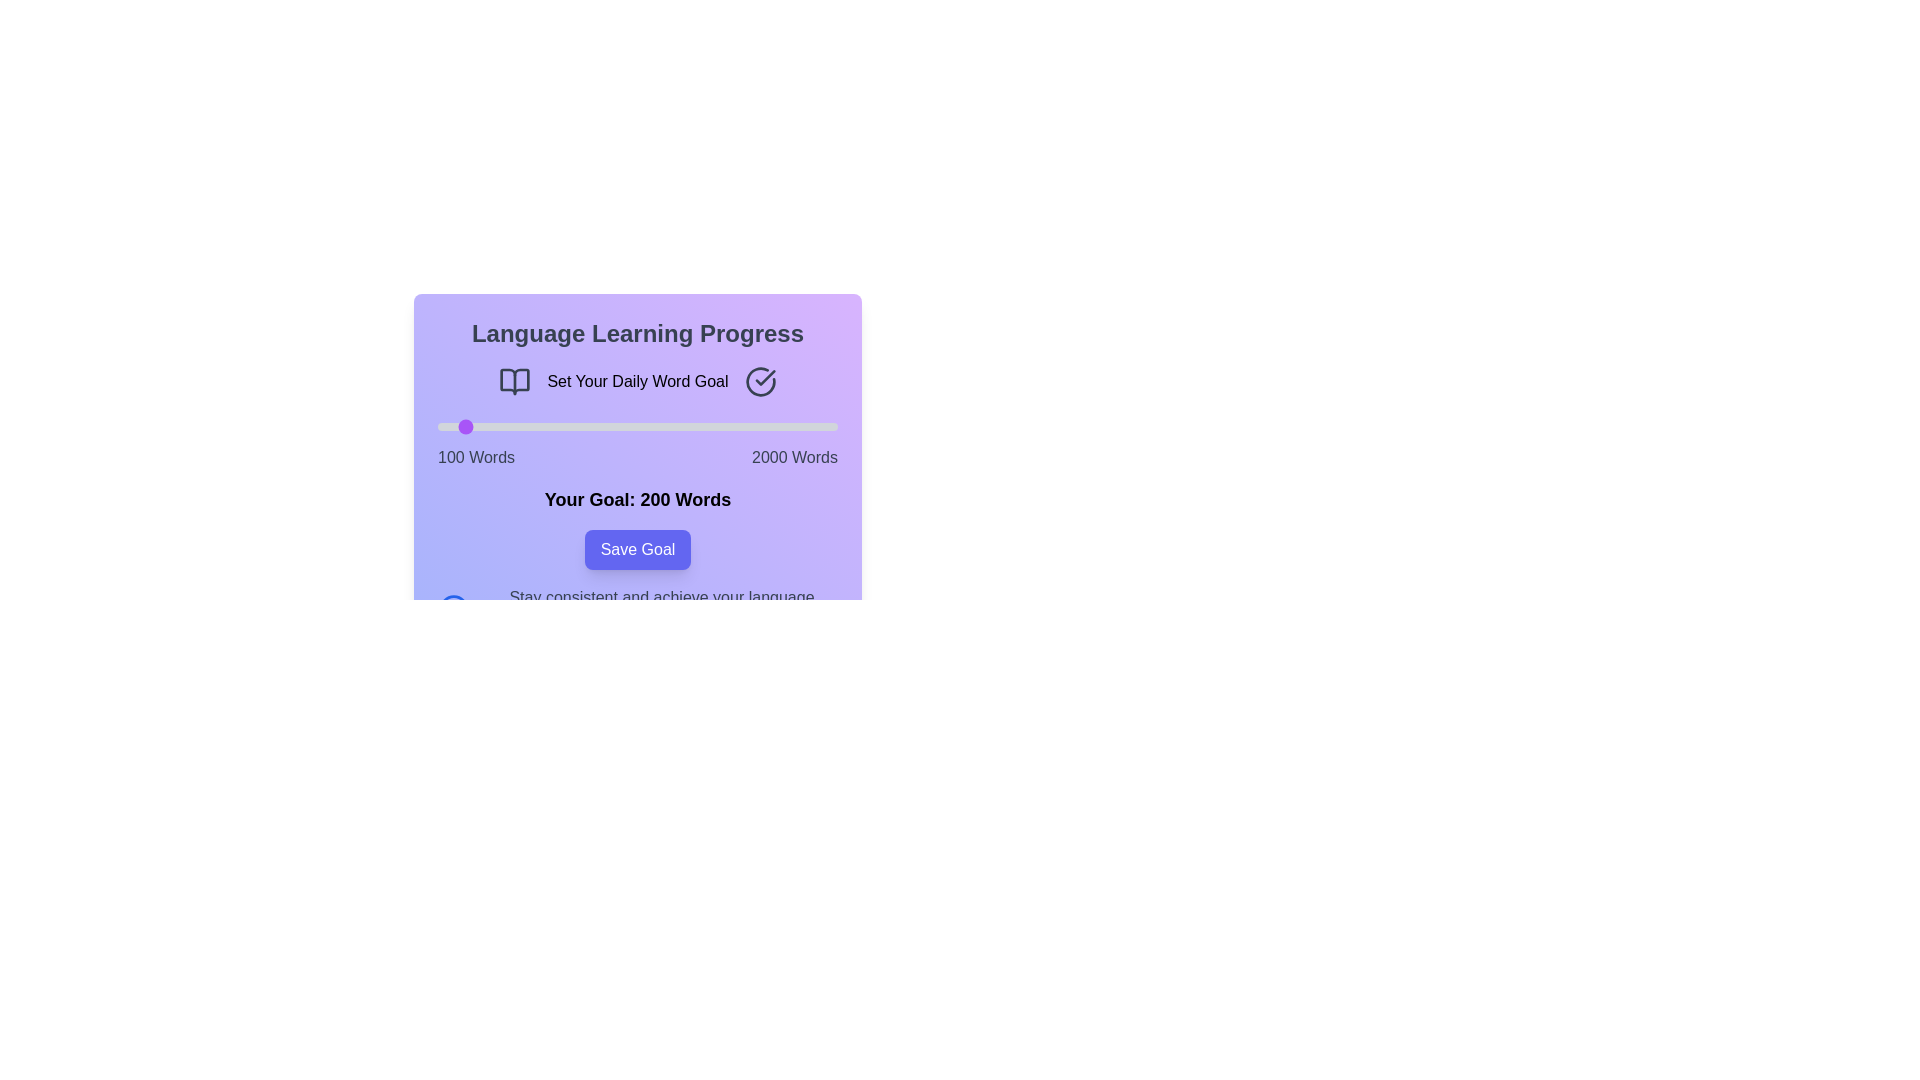 The image size is (1920, 1080). What do you see at coordinates (796, 426) in the screenshot?
I see `the slider to set the word count to 1810` at bounding box center [796, 426].